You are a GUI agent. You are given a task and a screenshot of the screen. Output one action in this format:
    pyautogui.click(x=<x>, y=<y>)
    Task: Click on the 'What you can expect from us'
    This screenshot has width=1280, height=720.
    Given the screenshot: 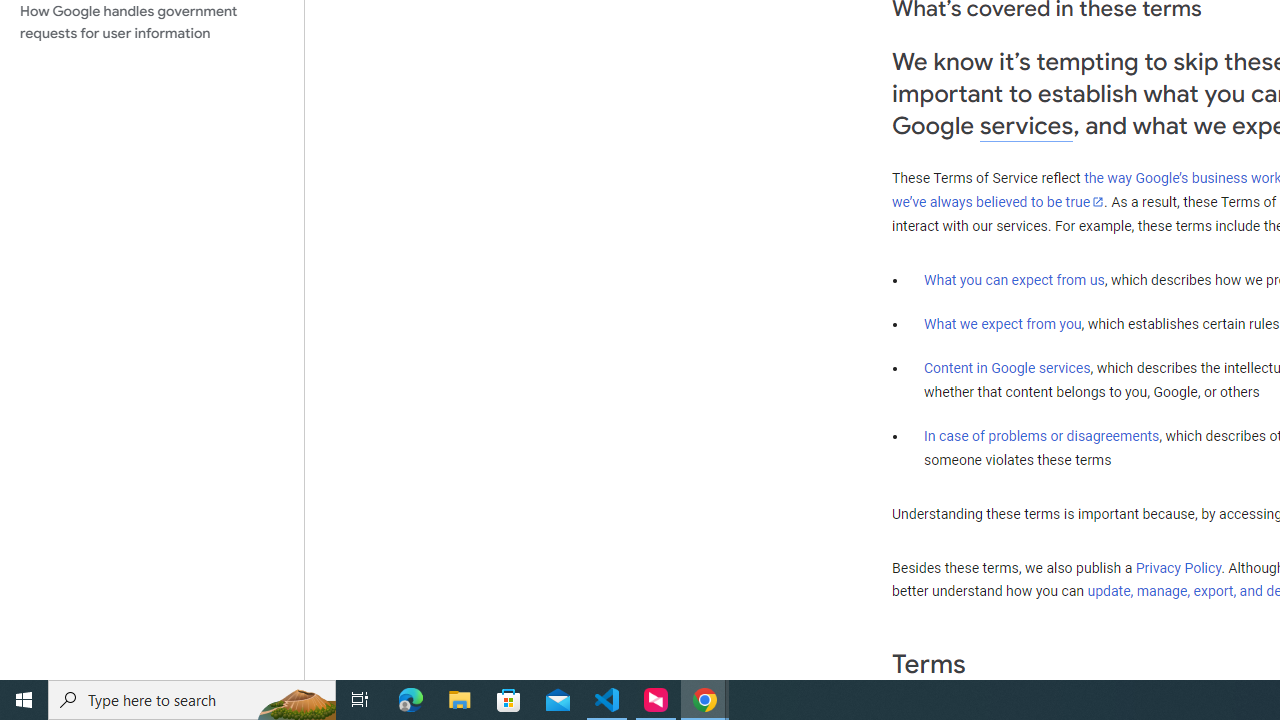 What is the action you would take?
    pyautogui.click(x=1014, y=279)
    